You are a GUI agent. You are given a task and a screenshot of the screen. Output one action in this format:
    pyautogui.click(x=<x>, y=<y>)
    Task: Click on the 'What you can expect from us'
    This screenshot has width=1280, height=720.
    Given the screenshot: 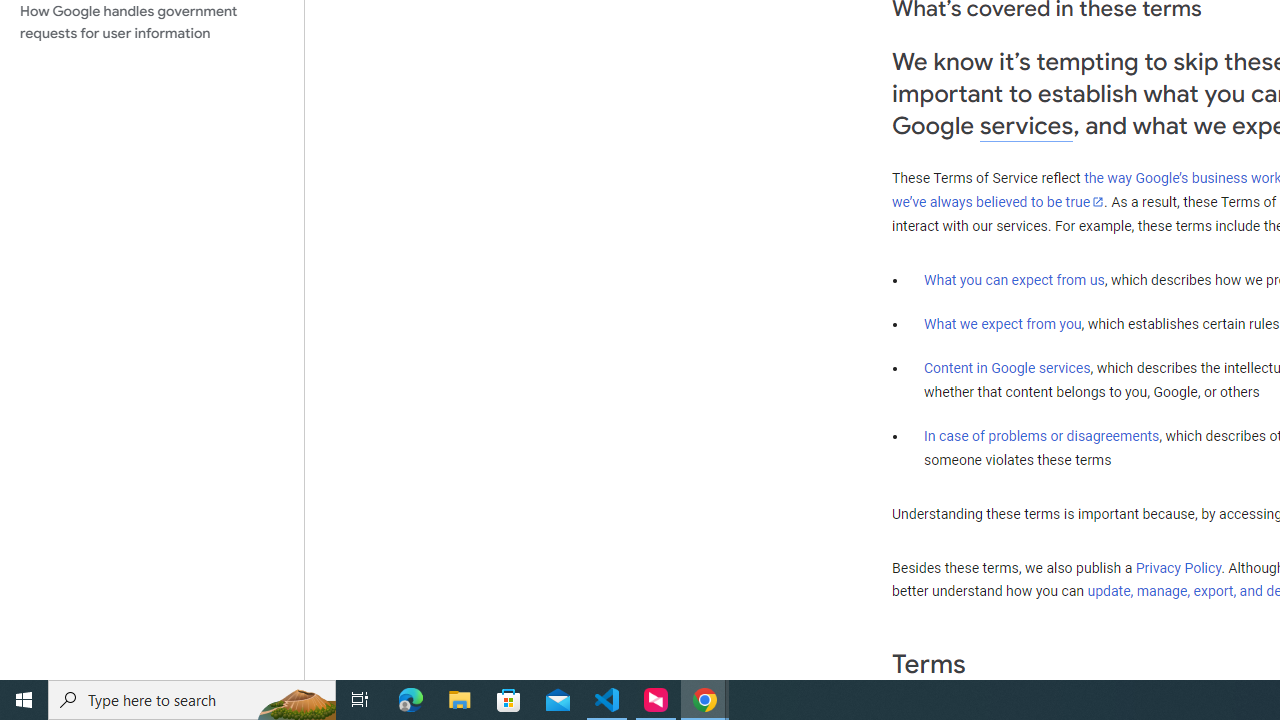 What is the action you would take?
    pyautogui.click(x=1014, y=279)
    